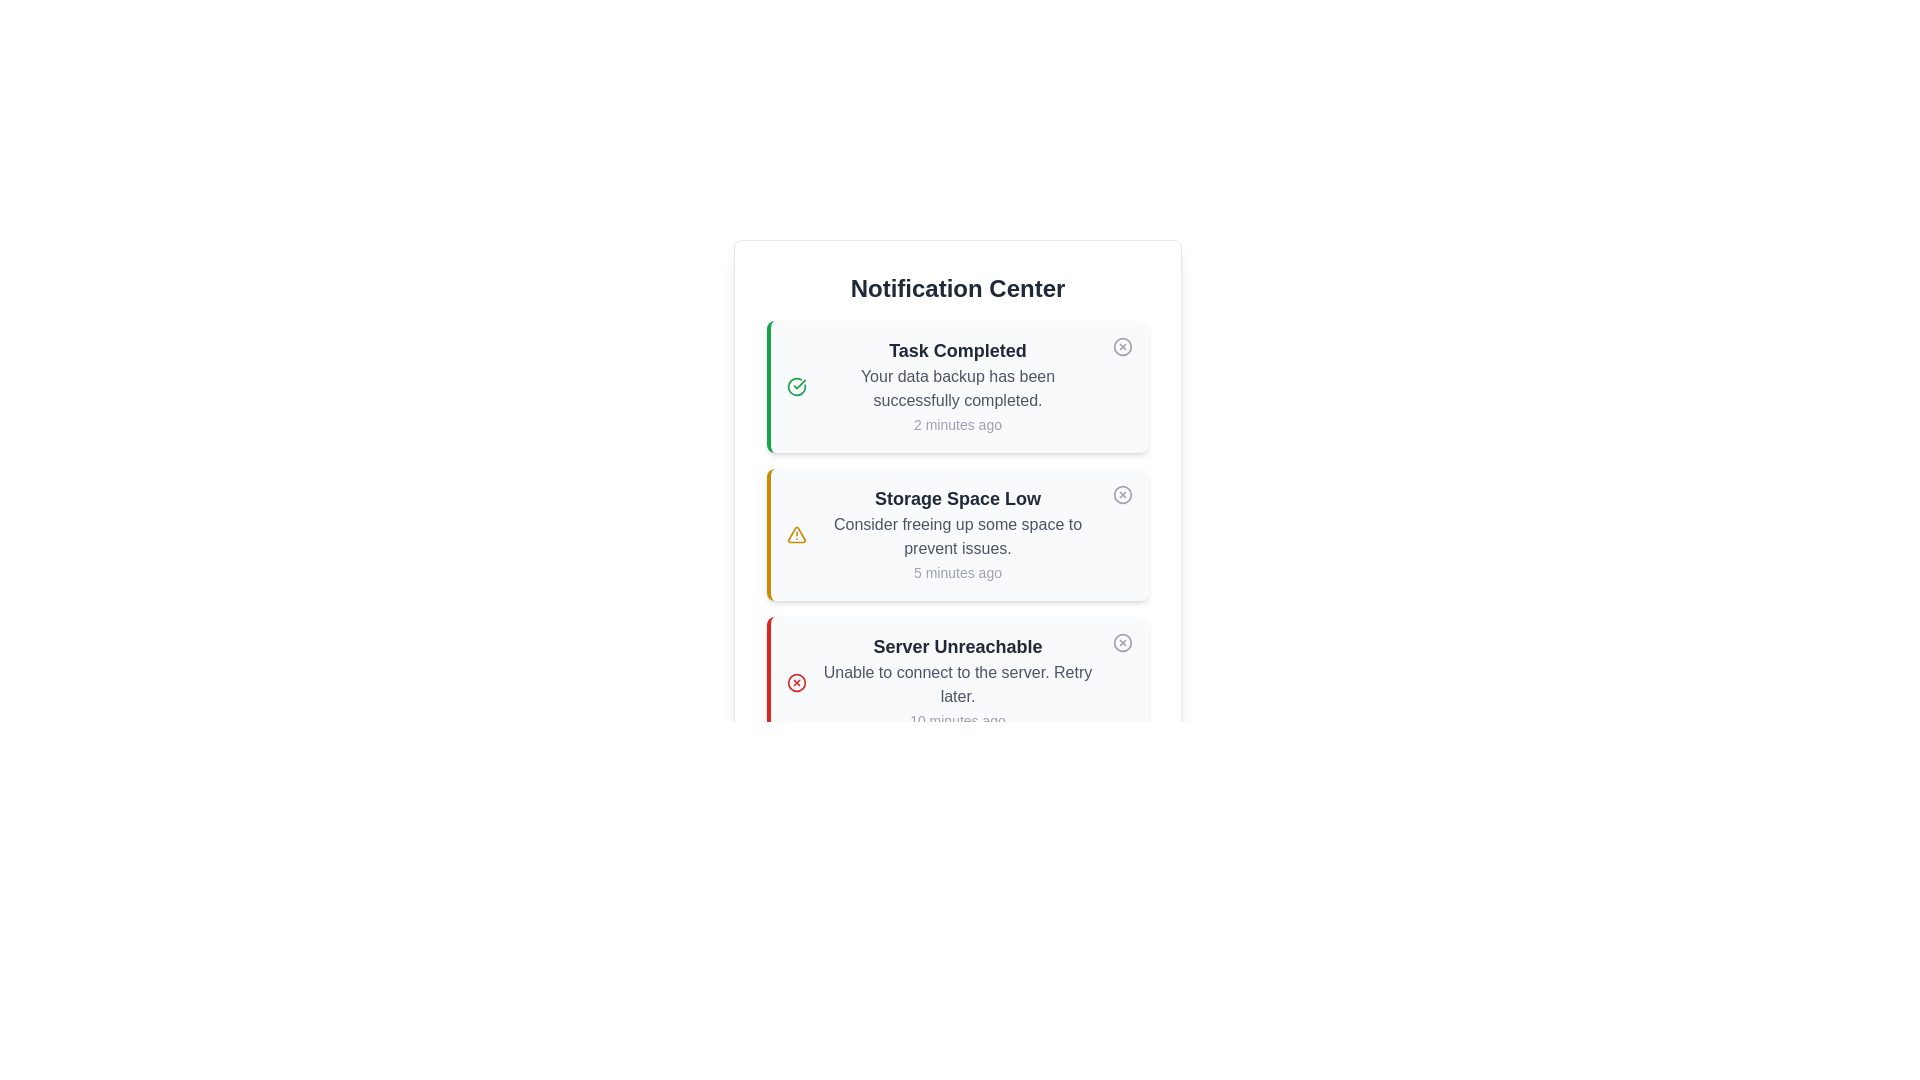 This screenshot has height=1080, width=1920. Describe the element at coordinates (1123, 346) in the screenshot. I see `the dismiss button located at the top-right corner of the 'Task Completed' notification card with a green border` at that location.